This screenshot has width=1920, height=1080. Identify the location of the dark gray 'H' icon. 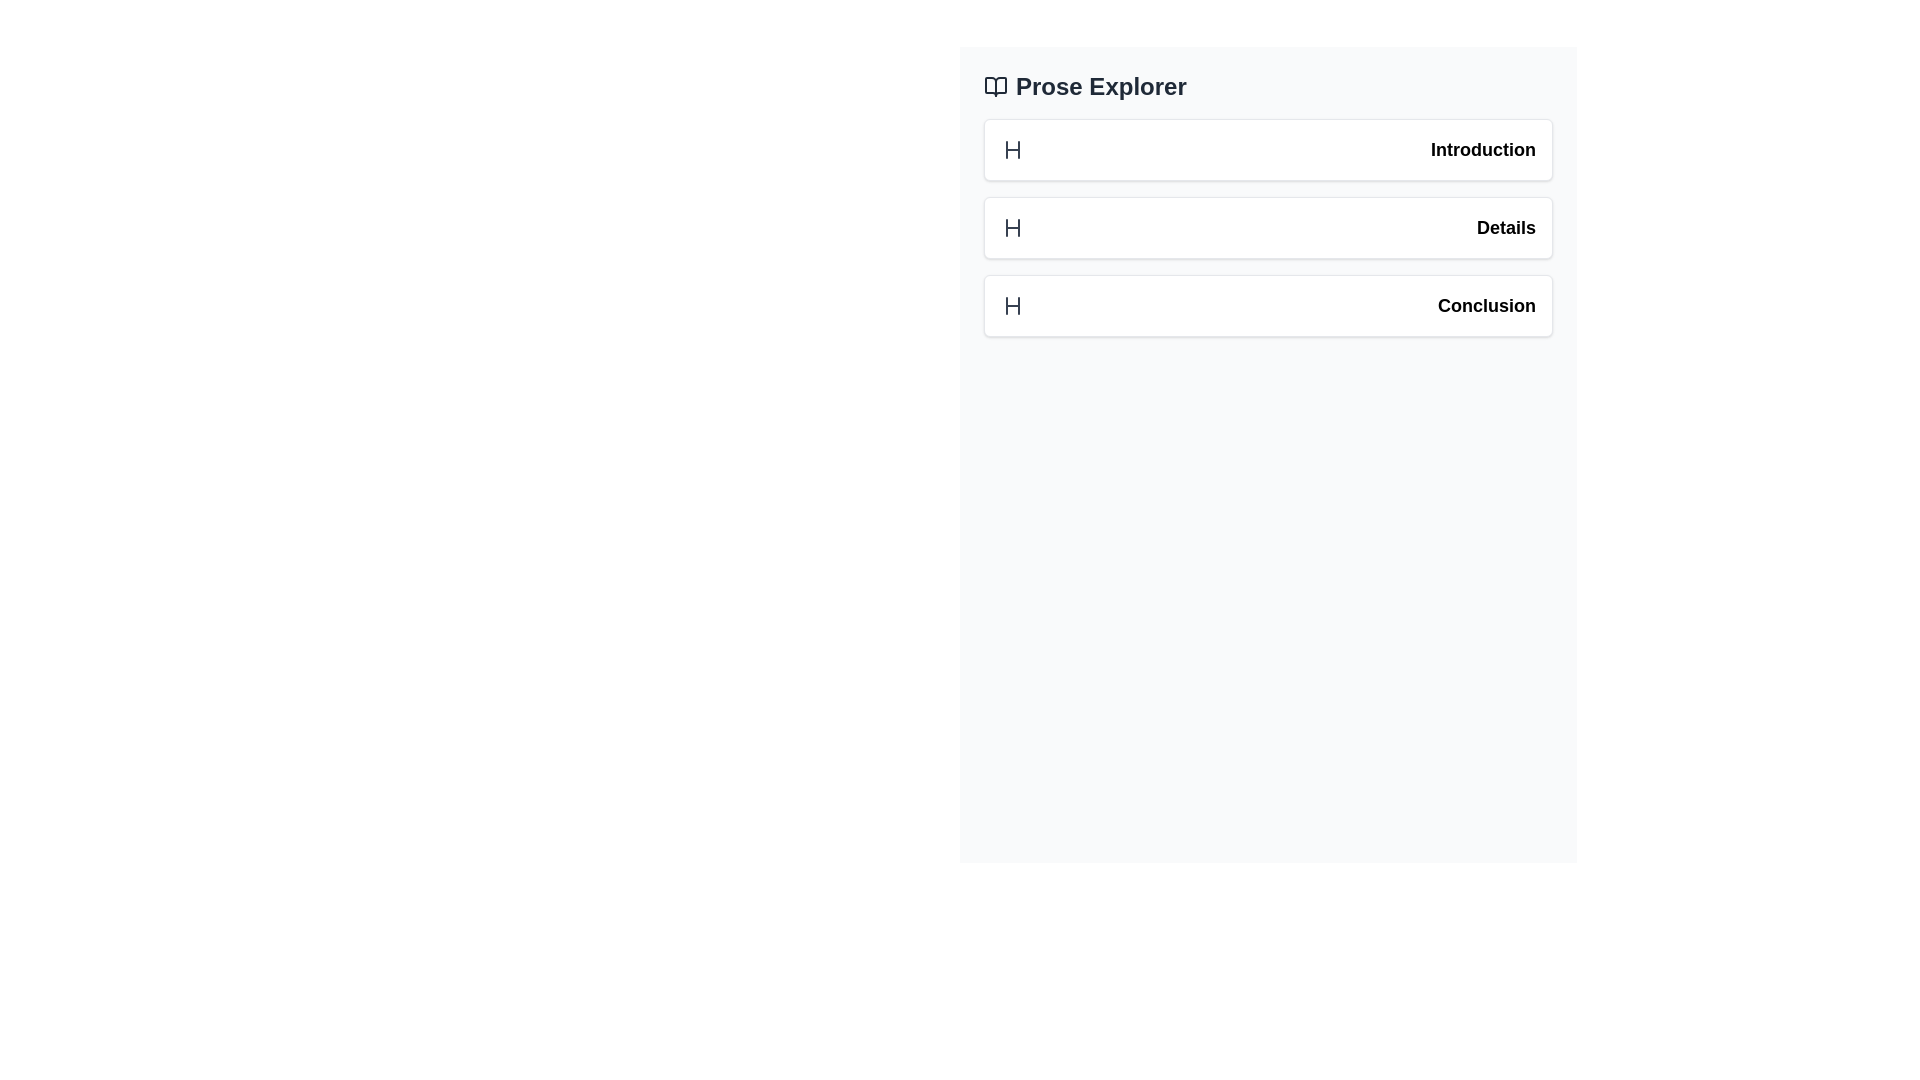
(1012, 226).